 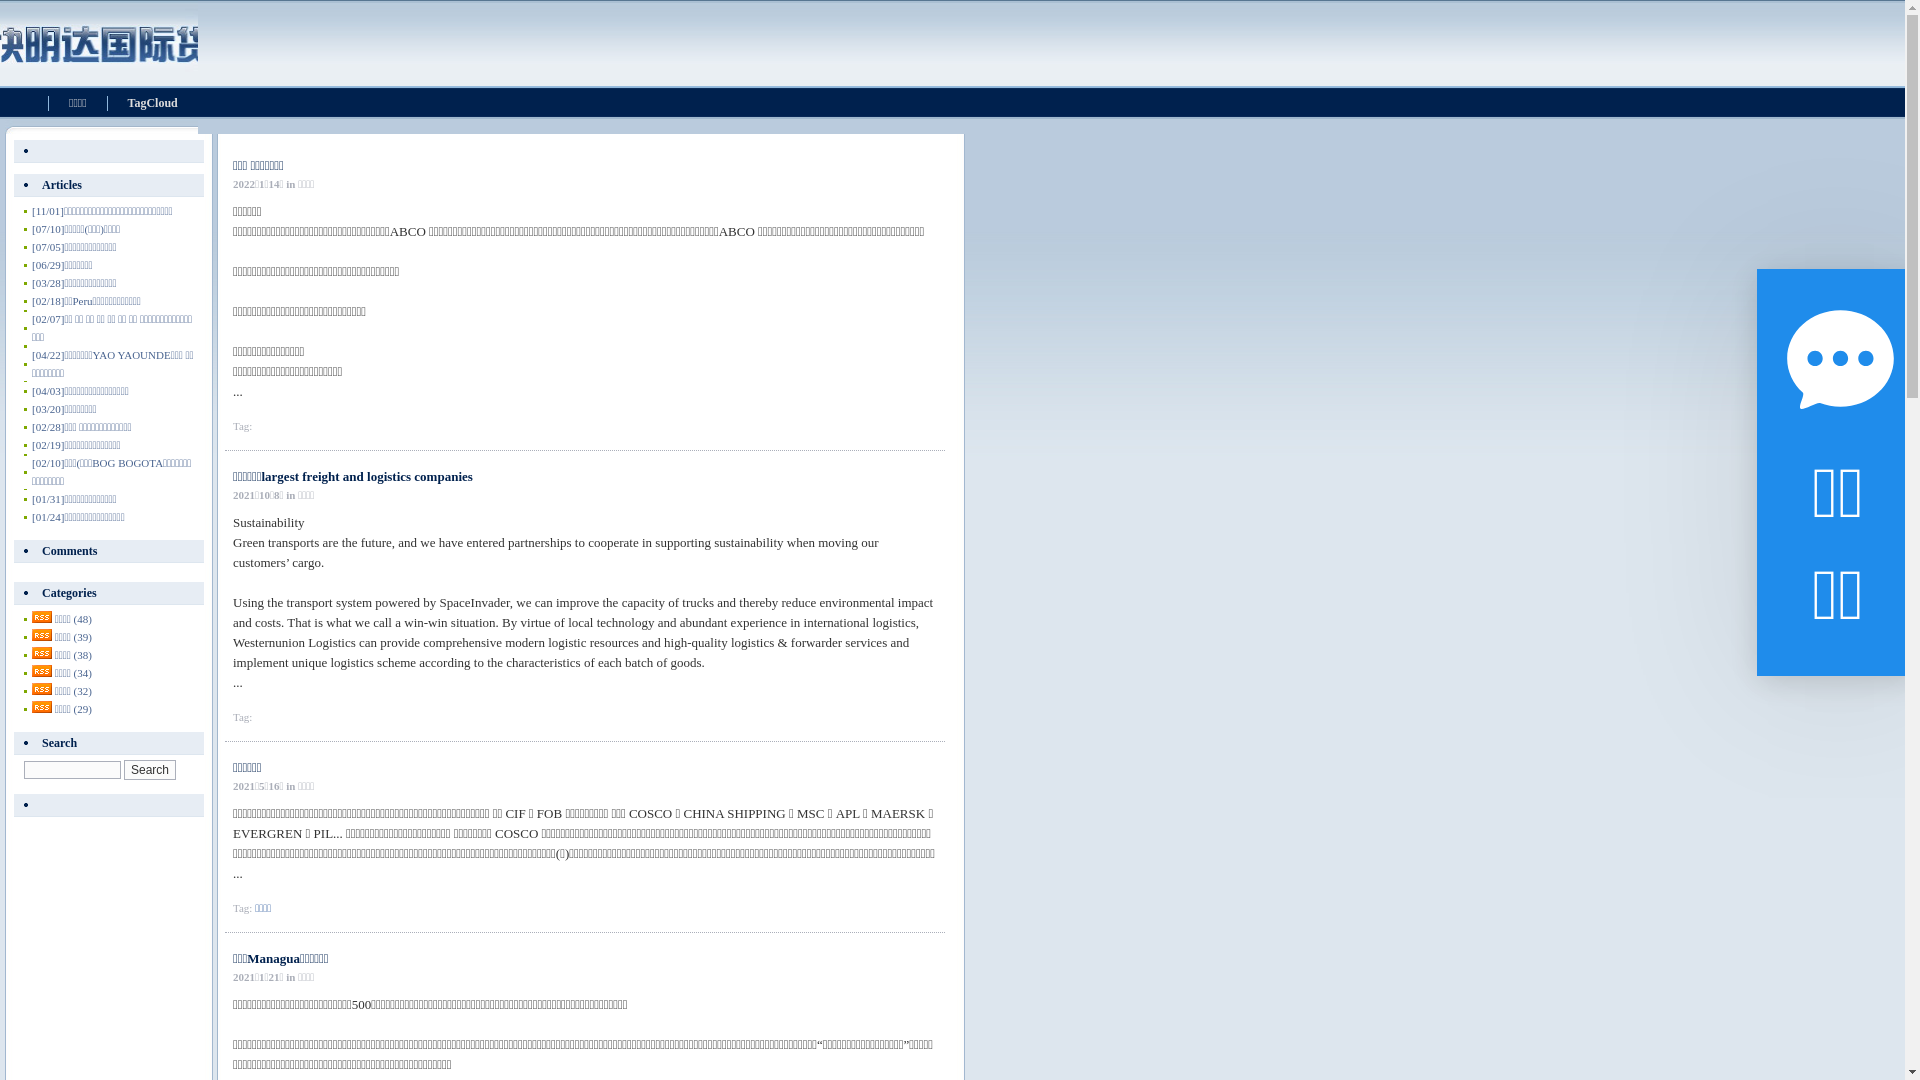 What do you see at coordinates (152, 103) in the screenshot?
I see `'TagCloud'` at bounding box center [152, 103].